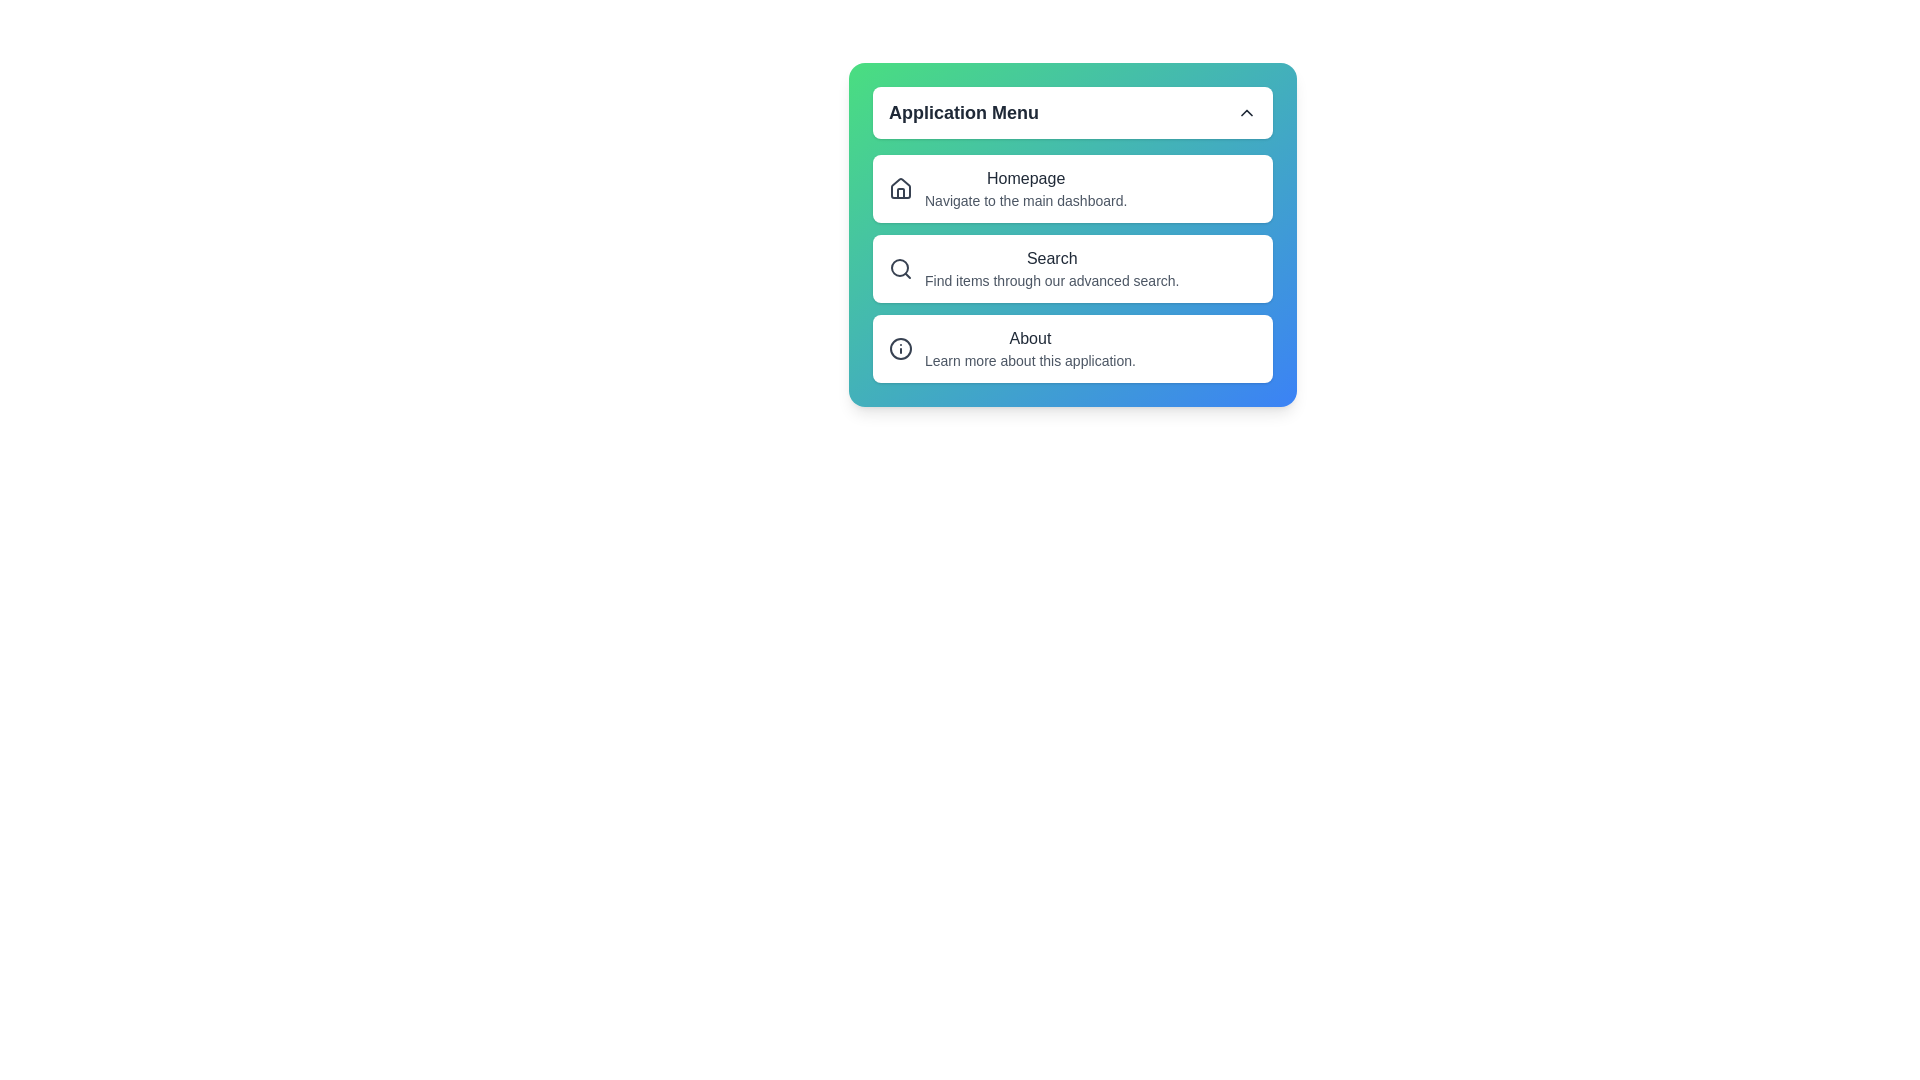 The width and height of the screenshot is (1920, 1080). What do you see at coordinates (1072, 112) in the screenshot?
I see `the 'Application Menu' button to toggle the menu's expansion or collapse` at bounding box center [1072, 112].